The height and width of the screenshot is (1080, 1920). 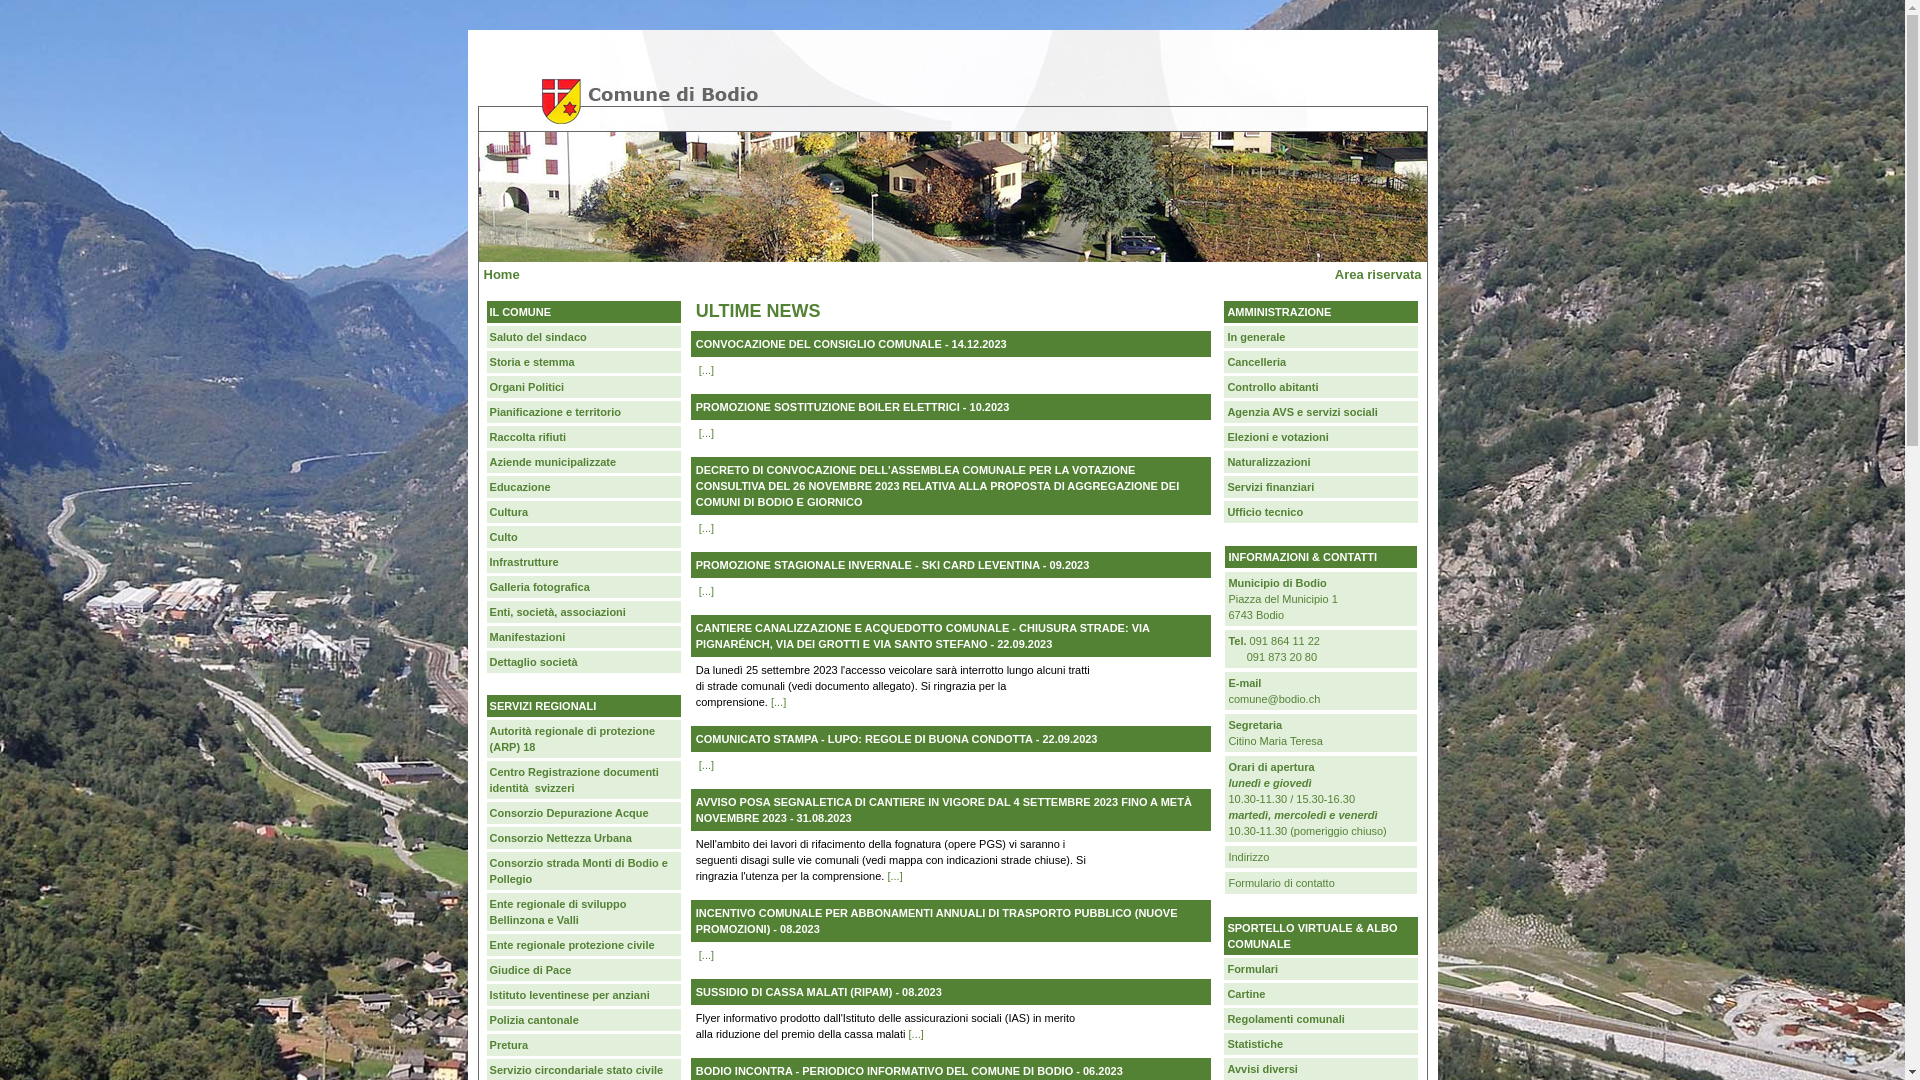 I want to click on 'Formulari', so click(x=1320, y=967).